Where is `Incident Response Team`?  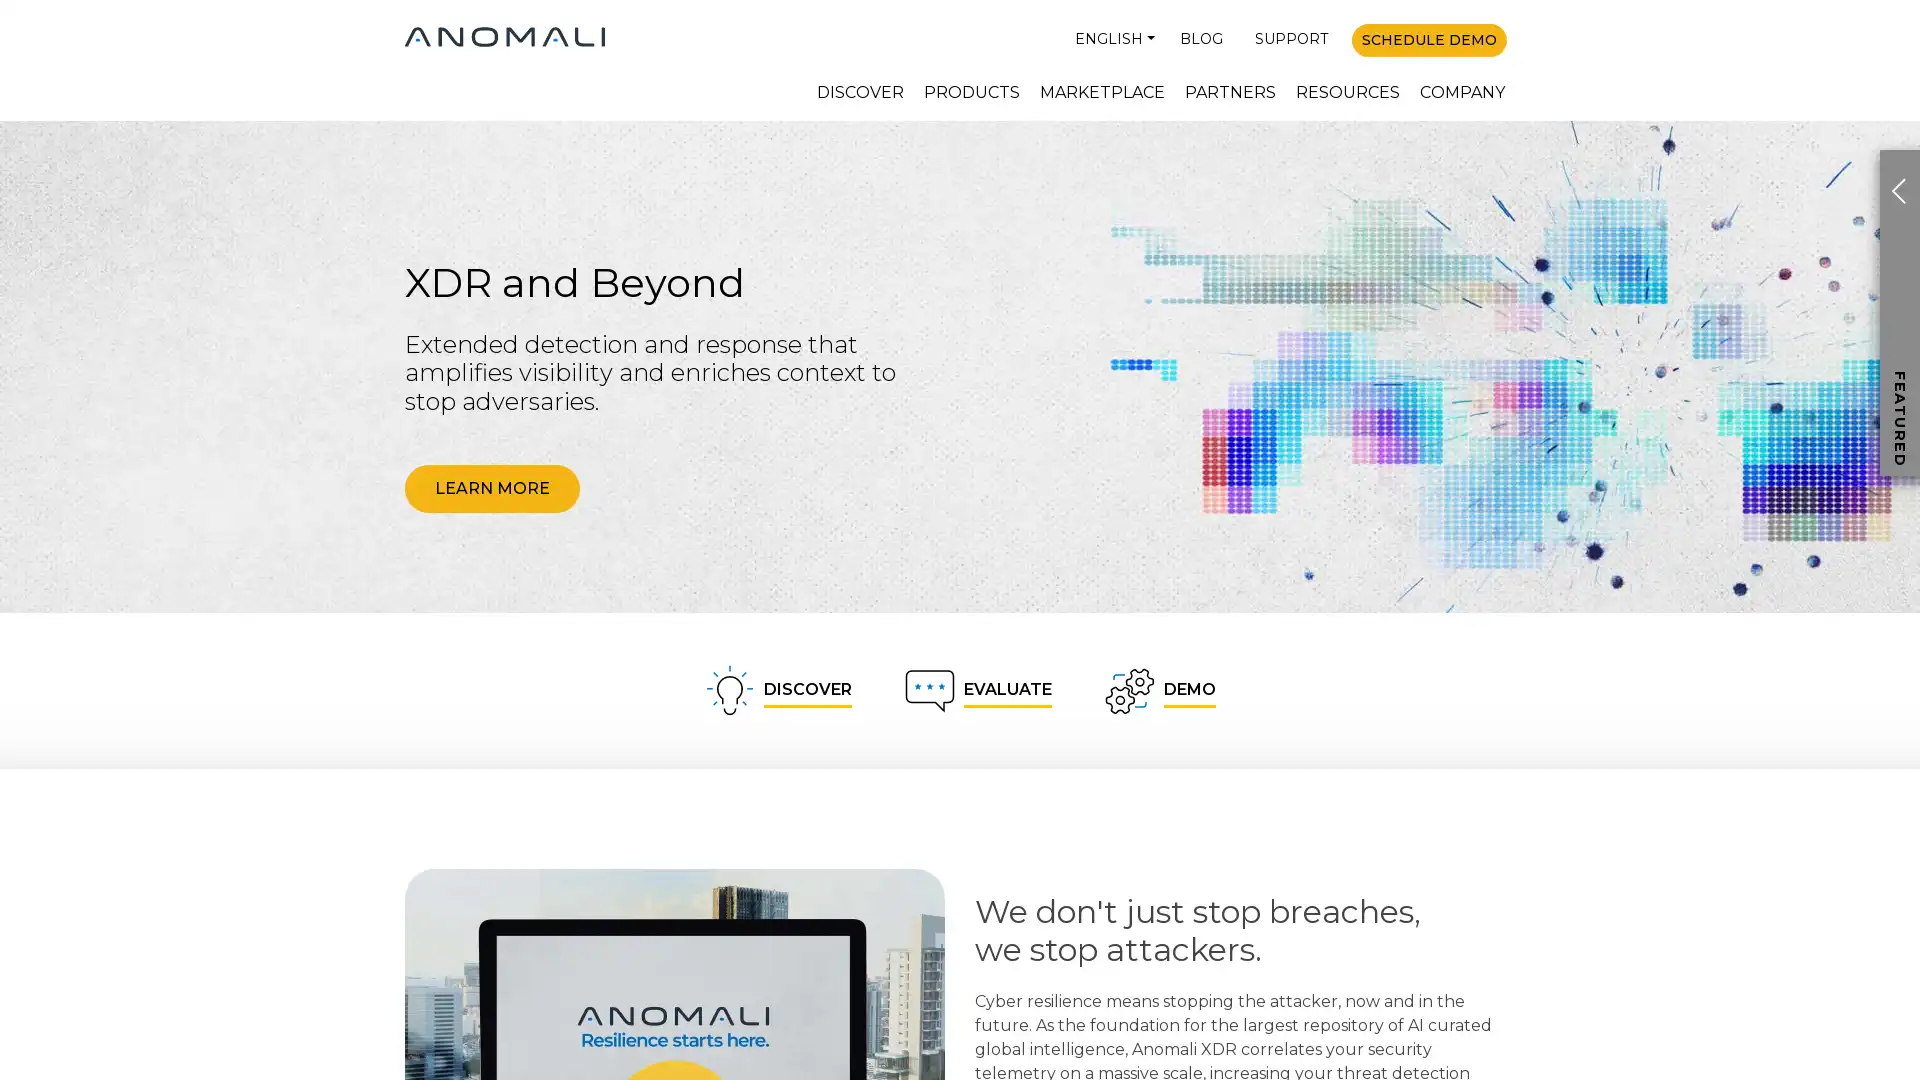
Incident Response Team is located at coordinates (1770, 675).